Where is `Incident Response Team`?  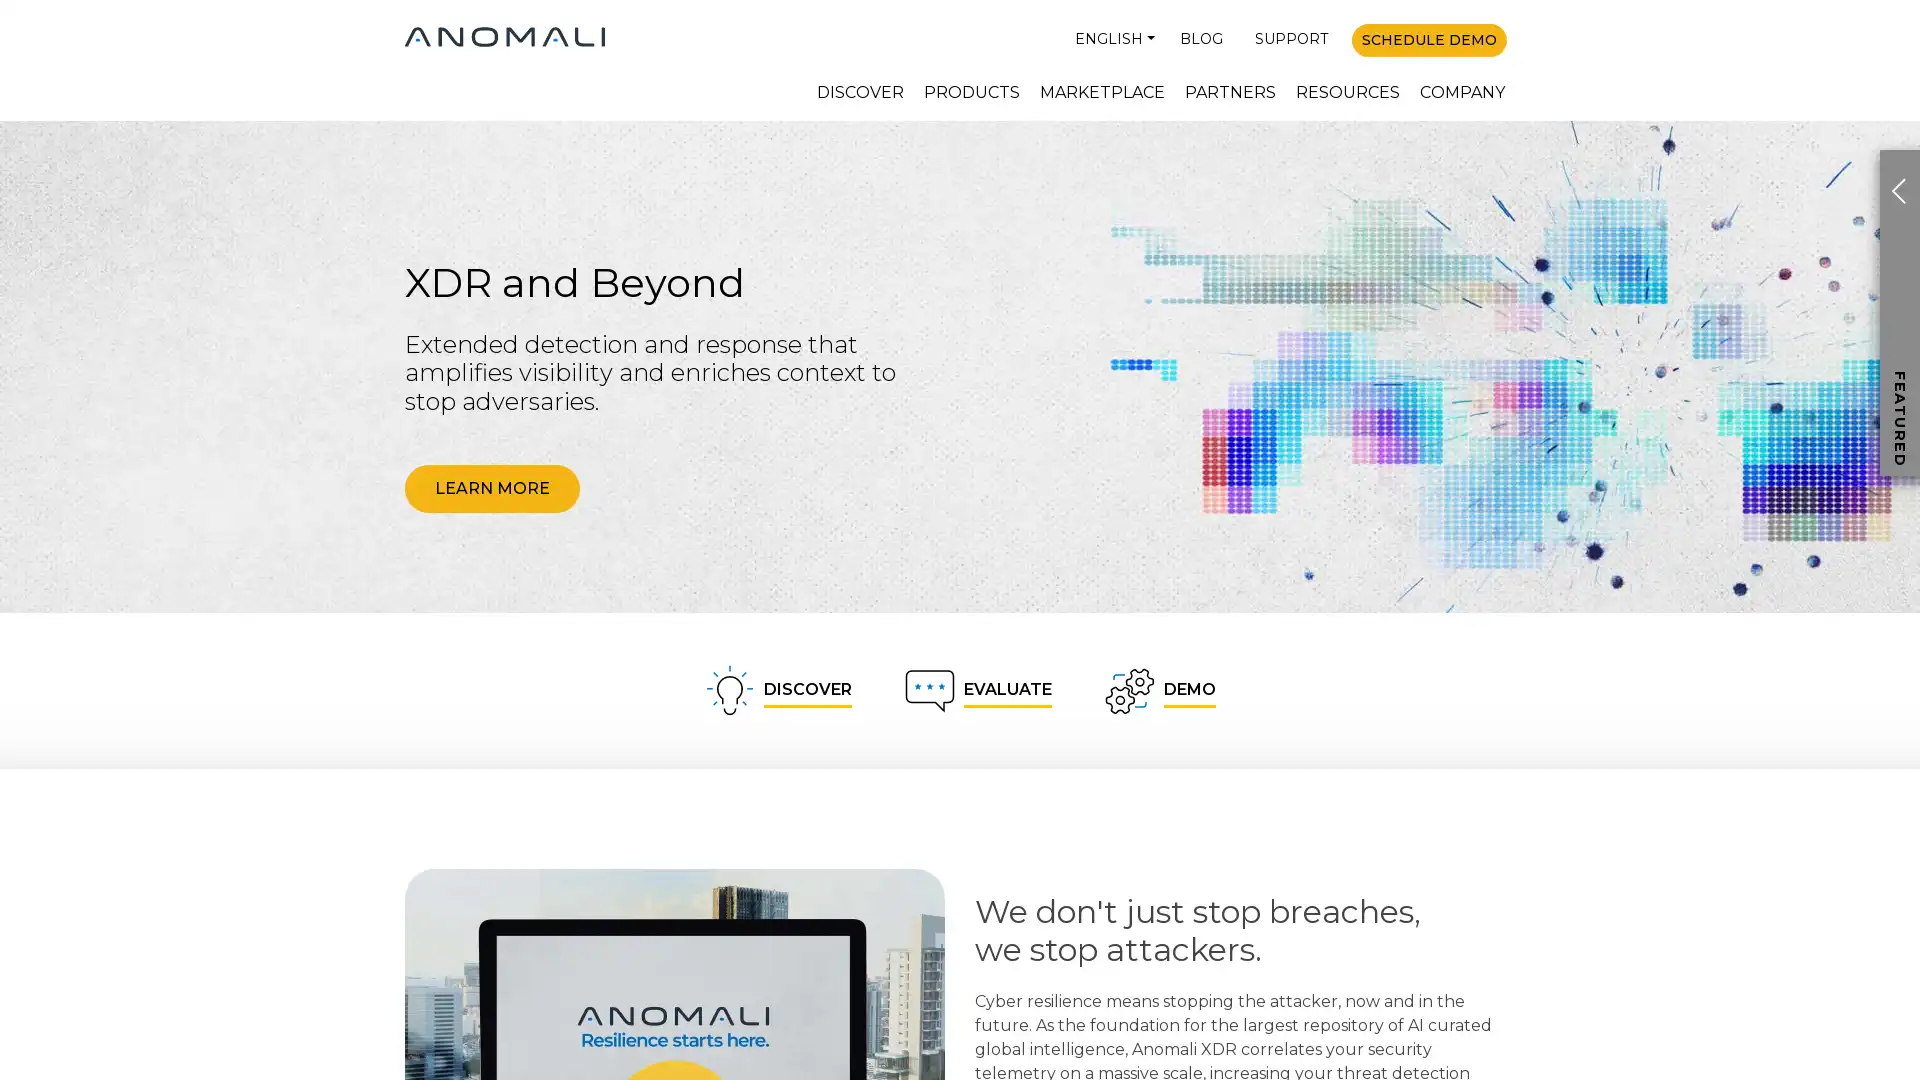
Incident Response Team is located at coordinates (1770, 675).